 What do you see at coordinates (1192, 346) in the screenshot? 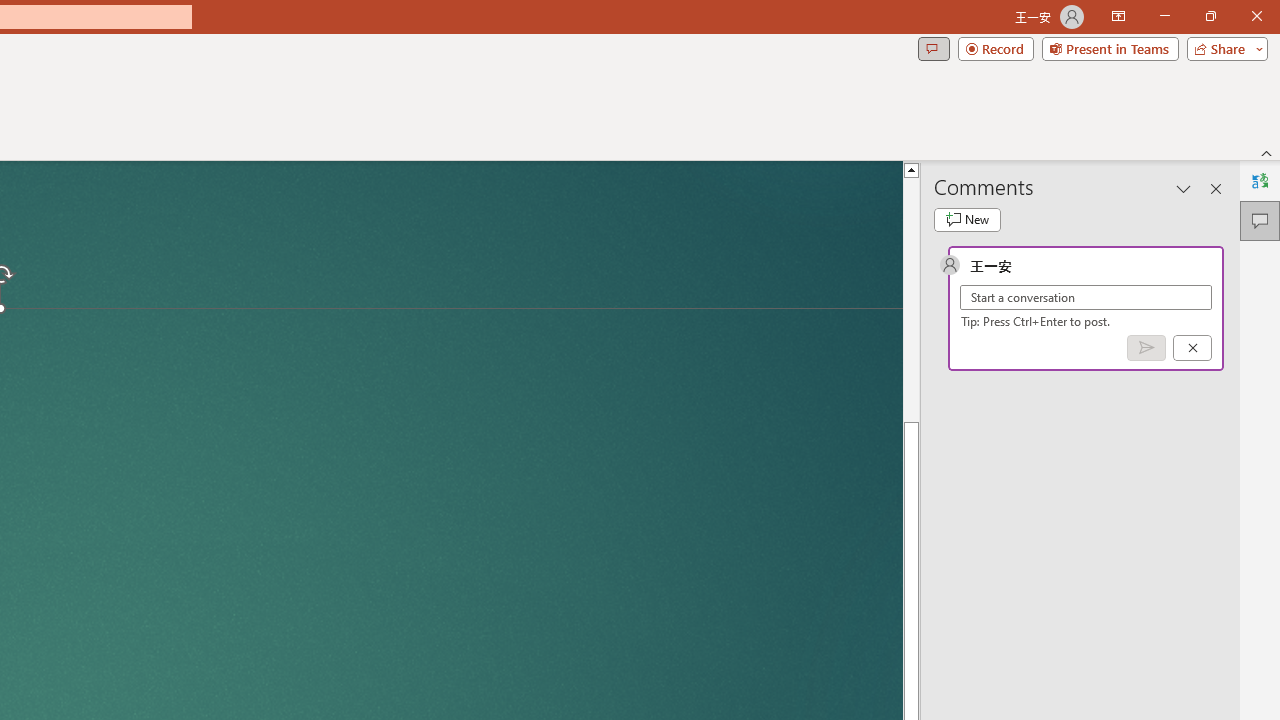
I see `'Cancel'` at bounding box center [1192, 346].